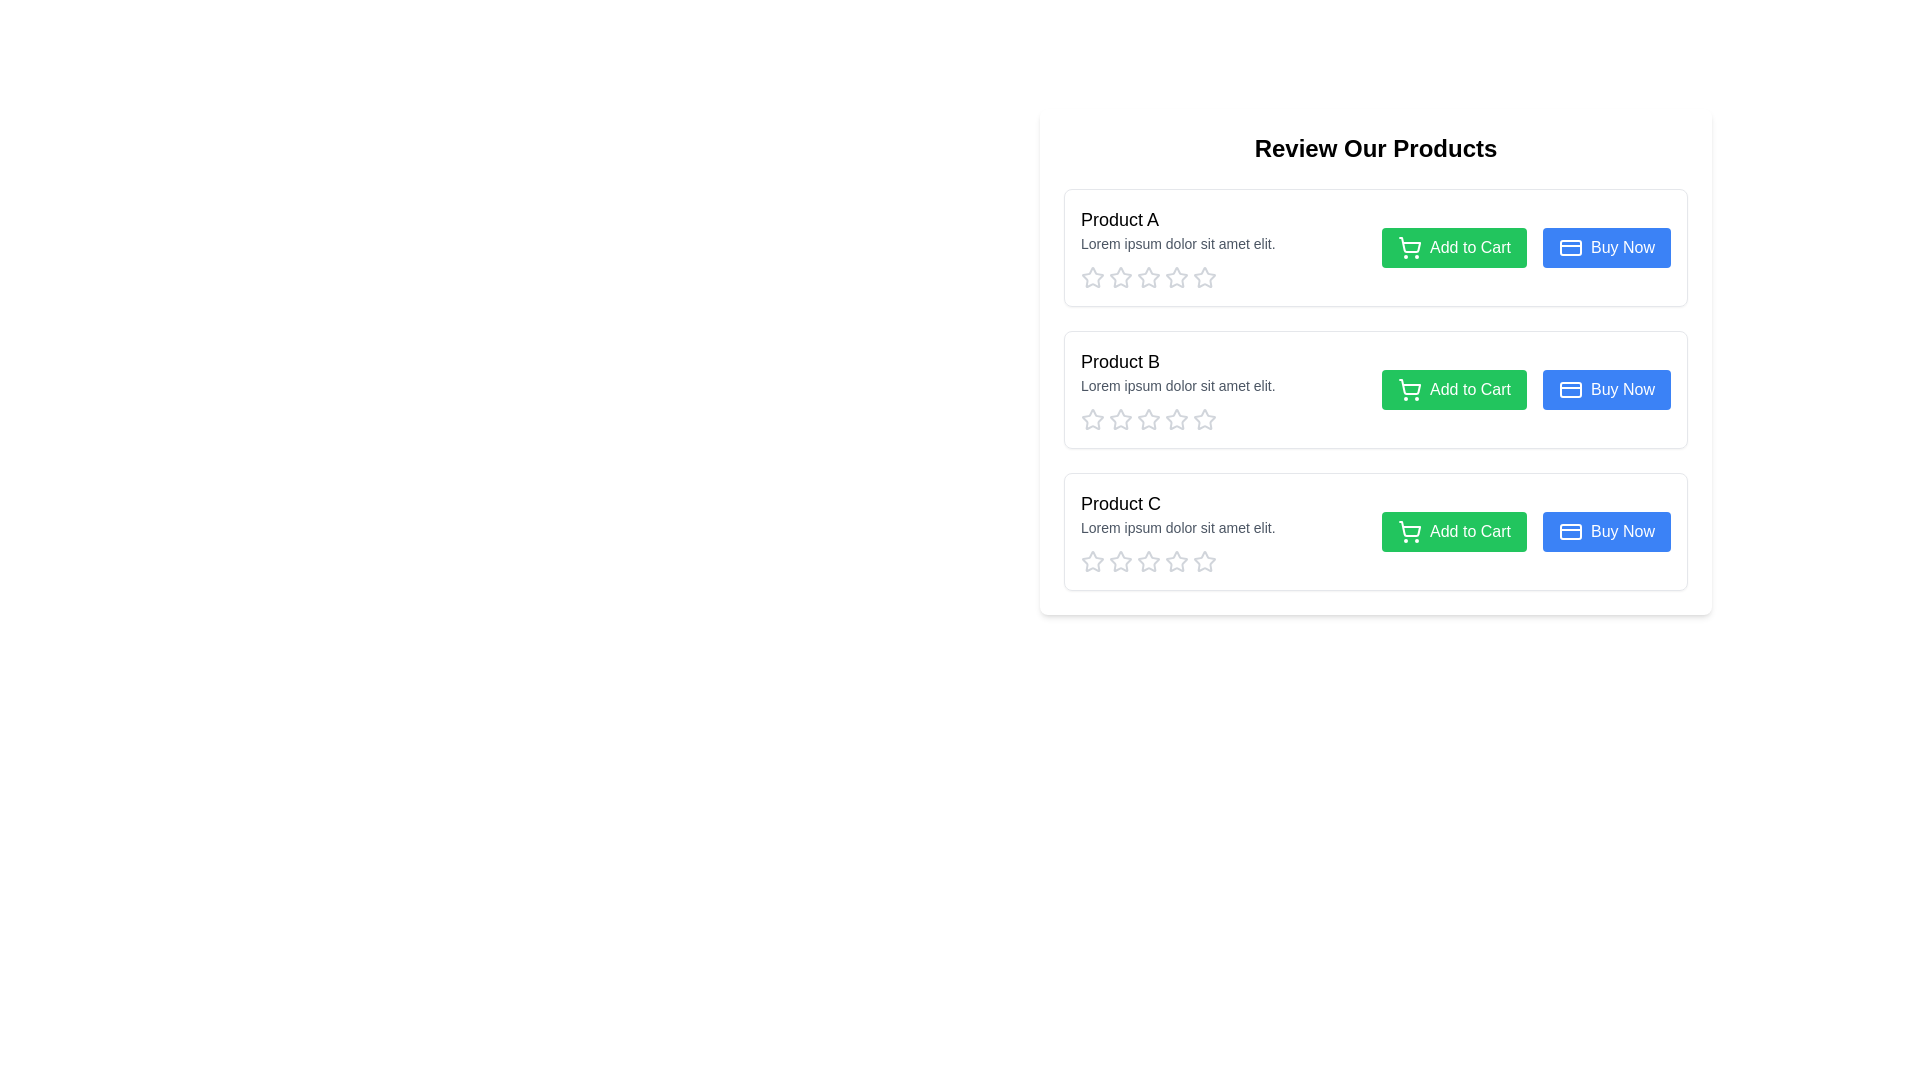 This screenshot has height=1080, width=1920. Describe the element at coordinates (1090, 418) in the screenshot. I see `the leftmost outlined gray star icon in the rating section for 'Product B'` at that location.